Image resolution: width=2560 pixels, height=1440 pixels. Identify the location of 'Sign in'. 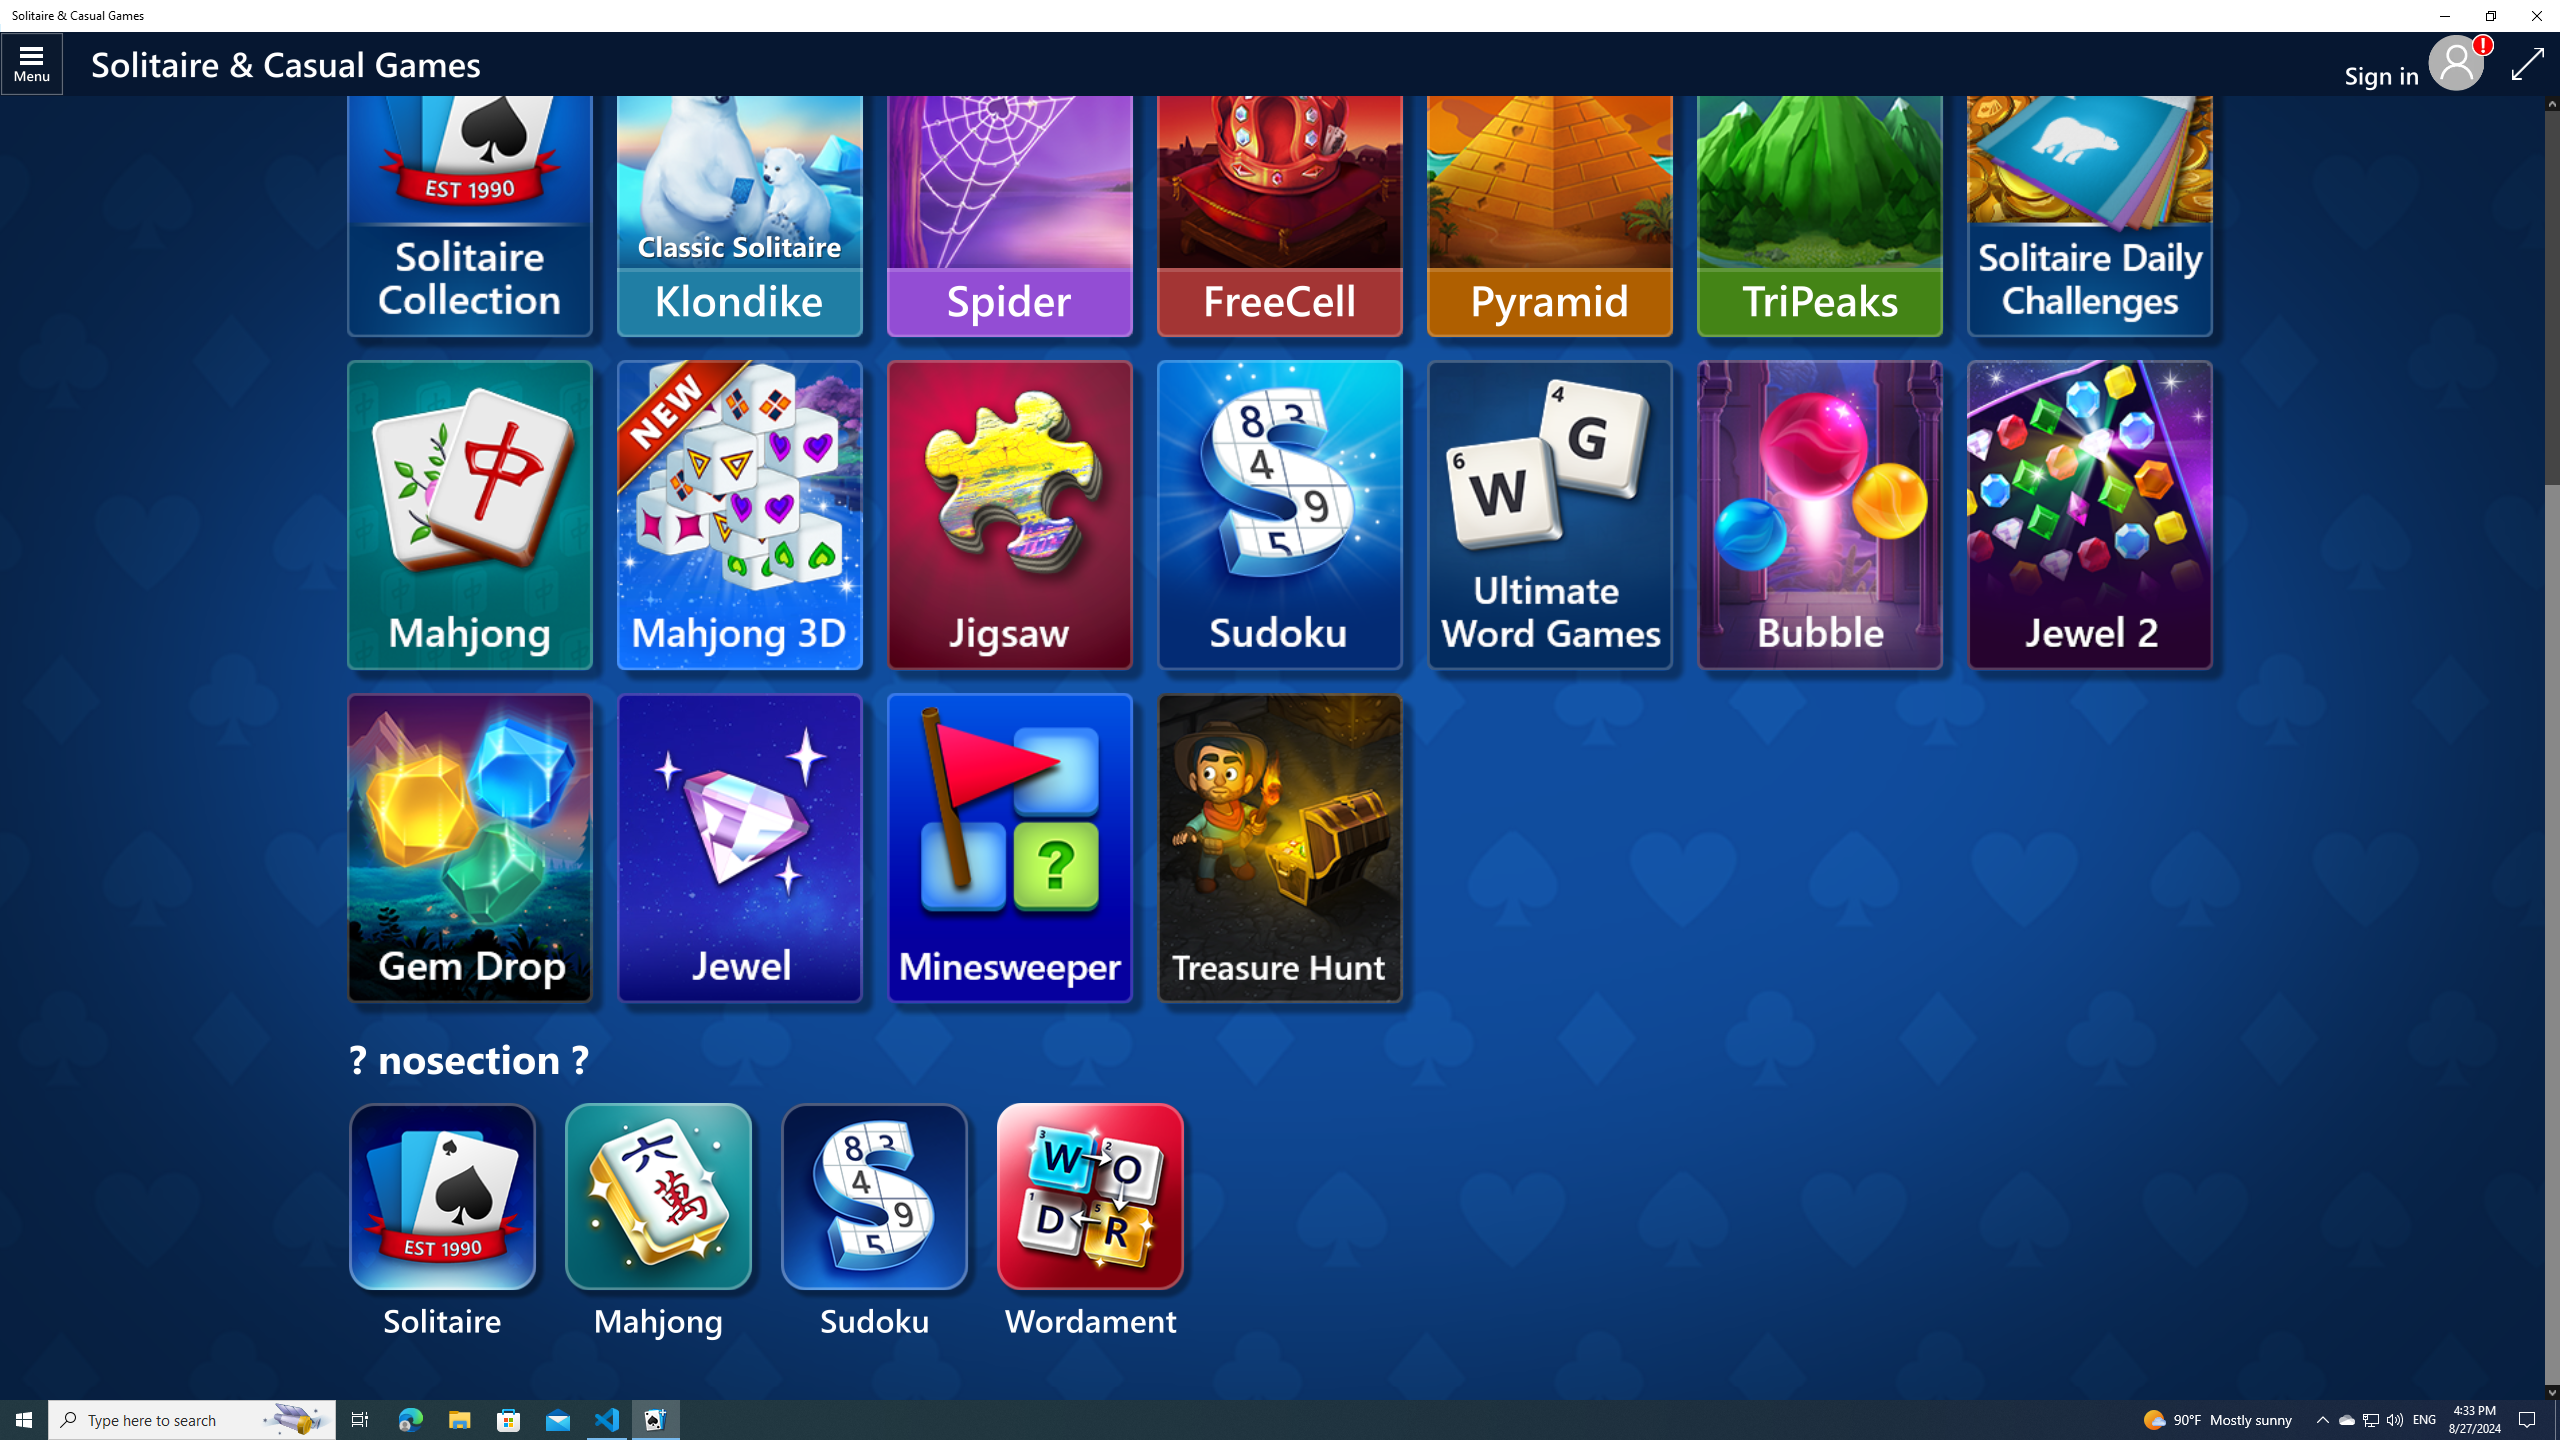
(2388, 64).